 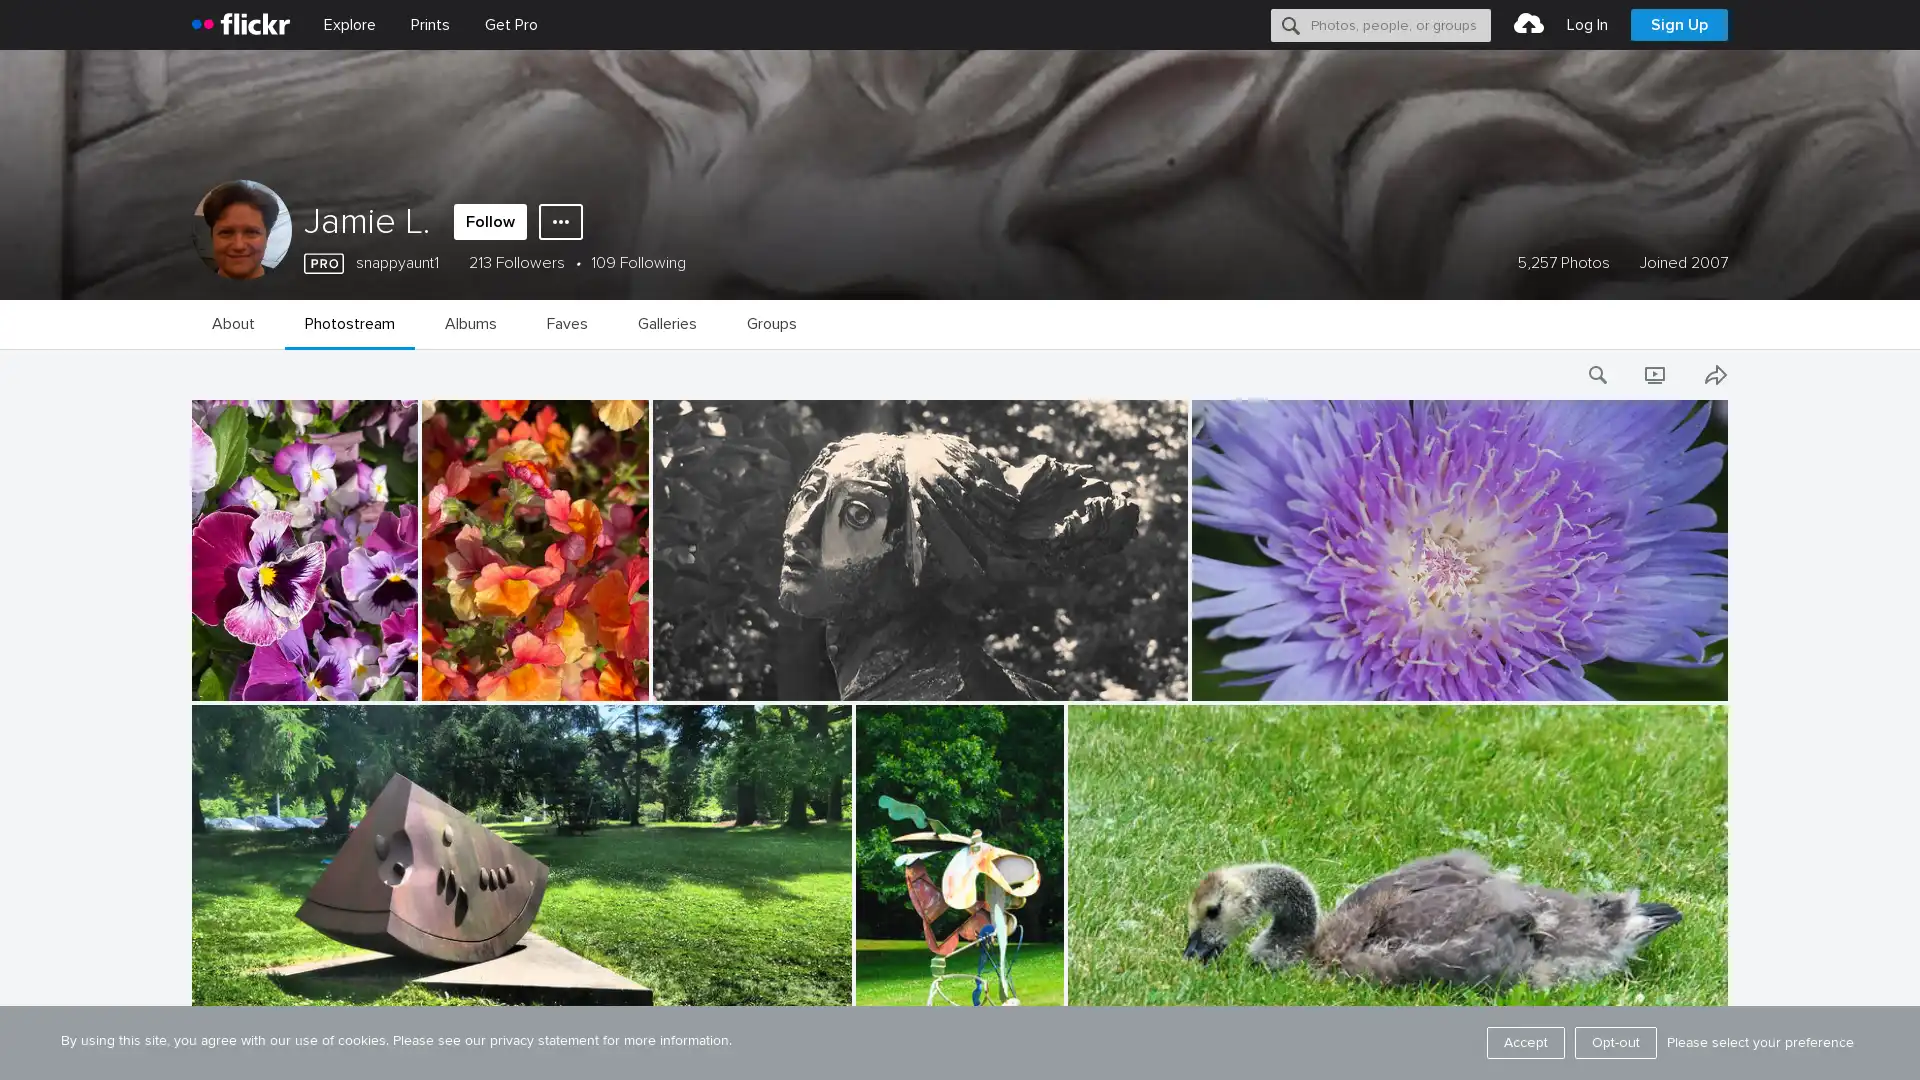 What do you see at coordinates (599, 682) in the screenshot?
I see `Add to Favorites` at bounding box center [599, 682].